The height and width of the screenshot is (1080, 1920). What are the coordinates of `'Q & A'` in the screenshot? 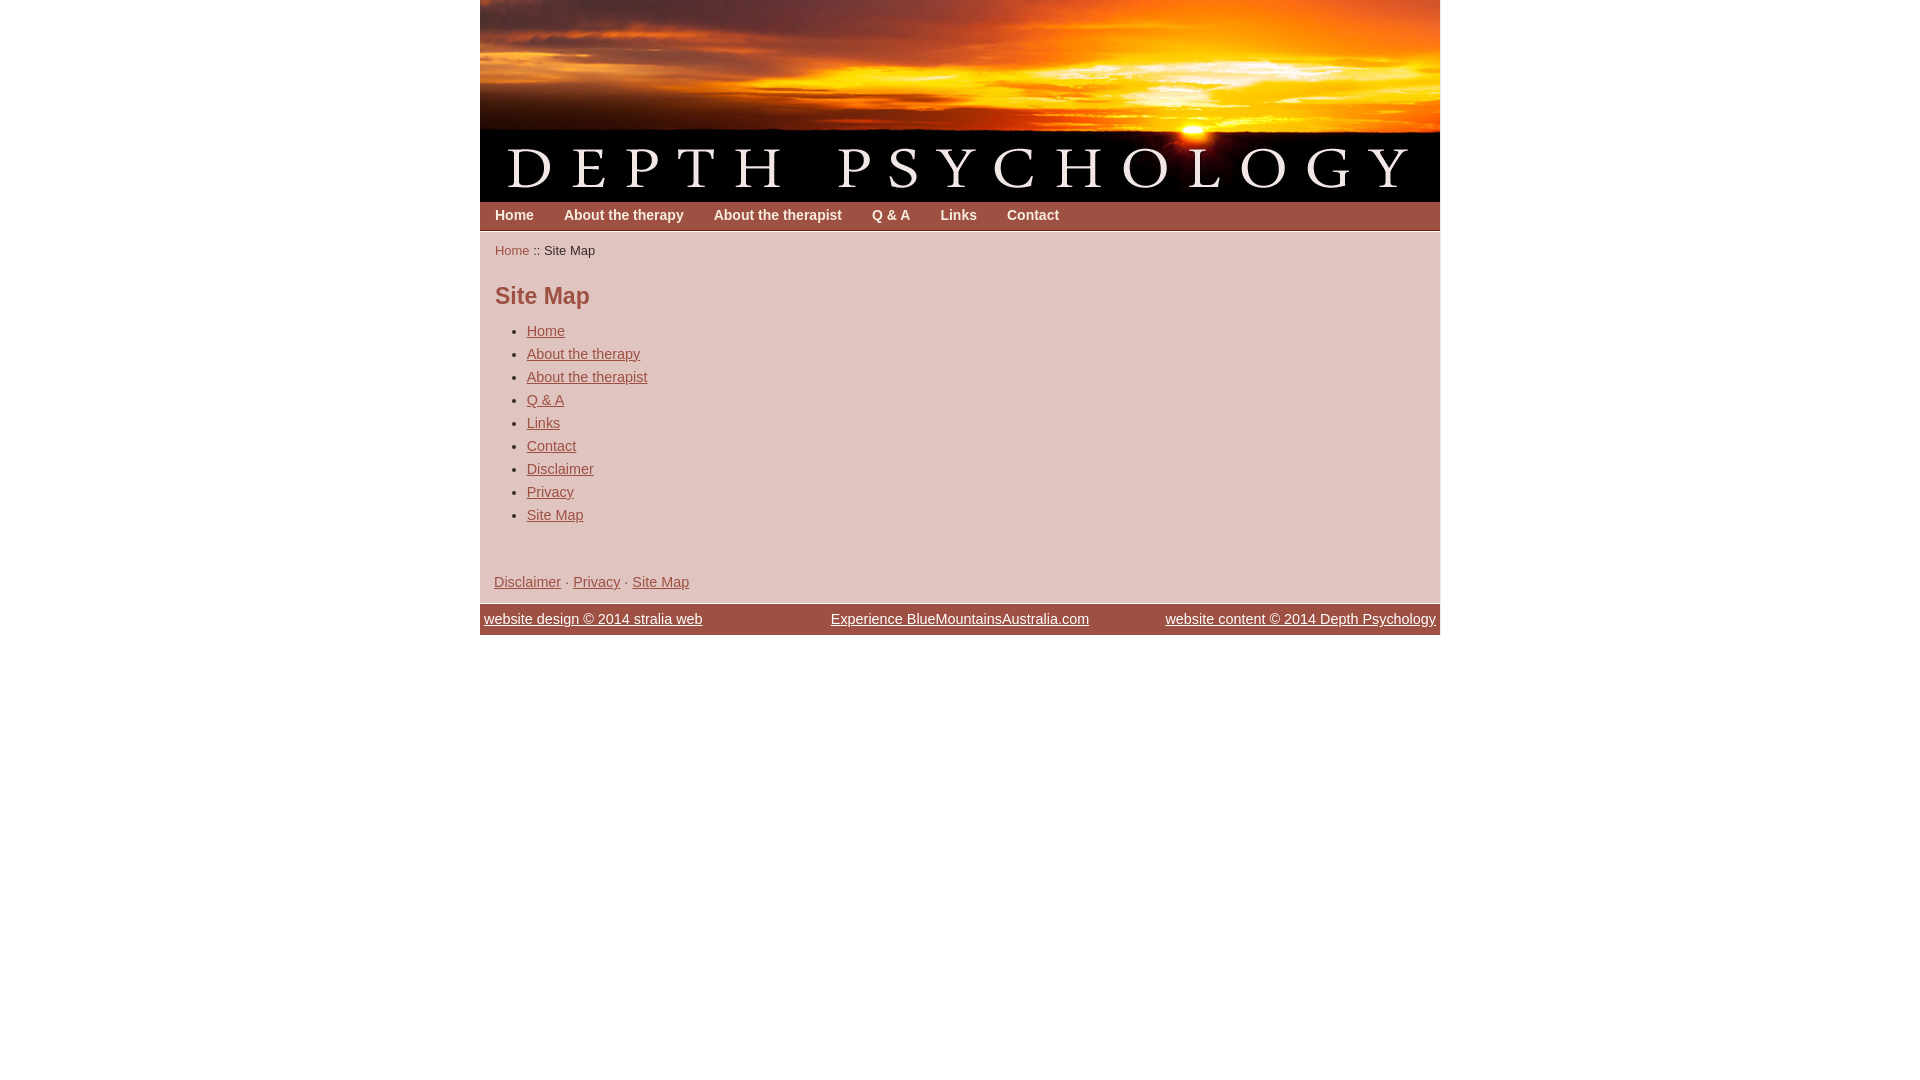 It's located at (872, 215).